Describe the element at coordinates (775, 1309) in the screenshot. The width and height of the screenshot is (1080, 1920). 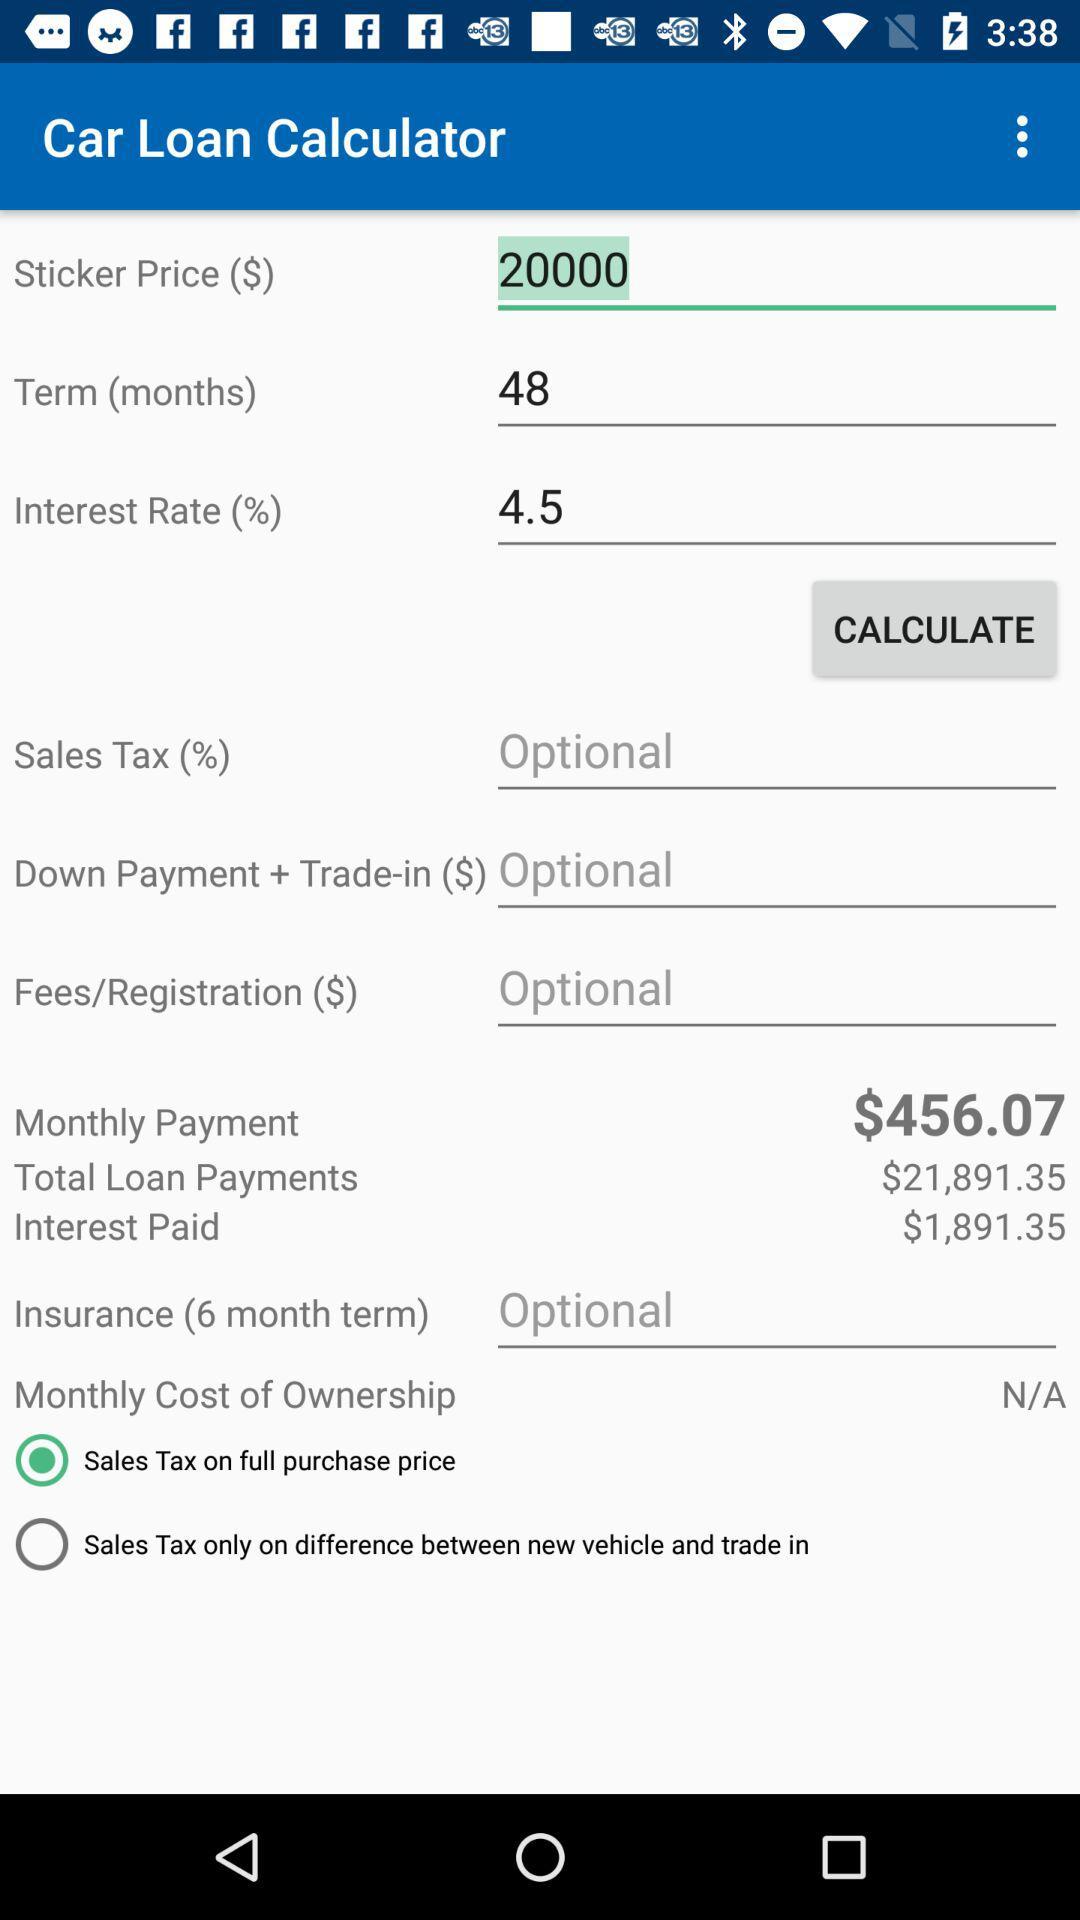
I see `icon above the monthly cost of` at that location.